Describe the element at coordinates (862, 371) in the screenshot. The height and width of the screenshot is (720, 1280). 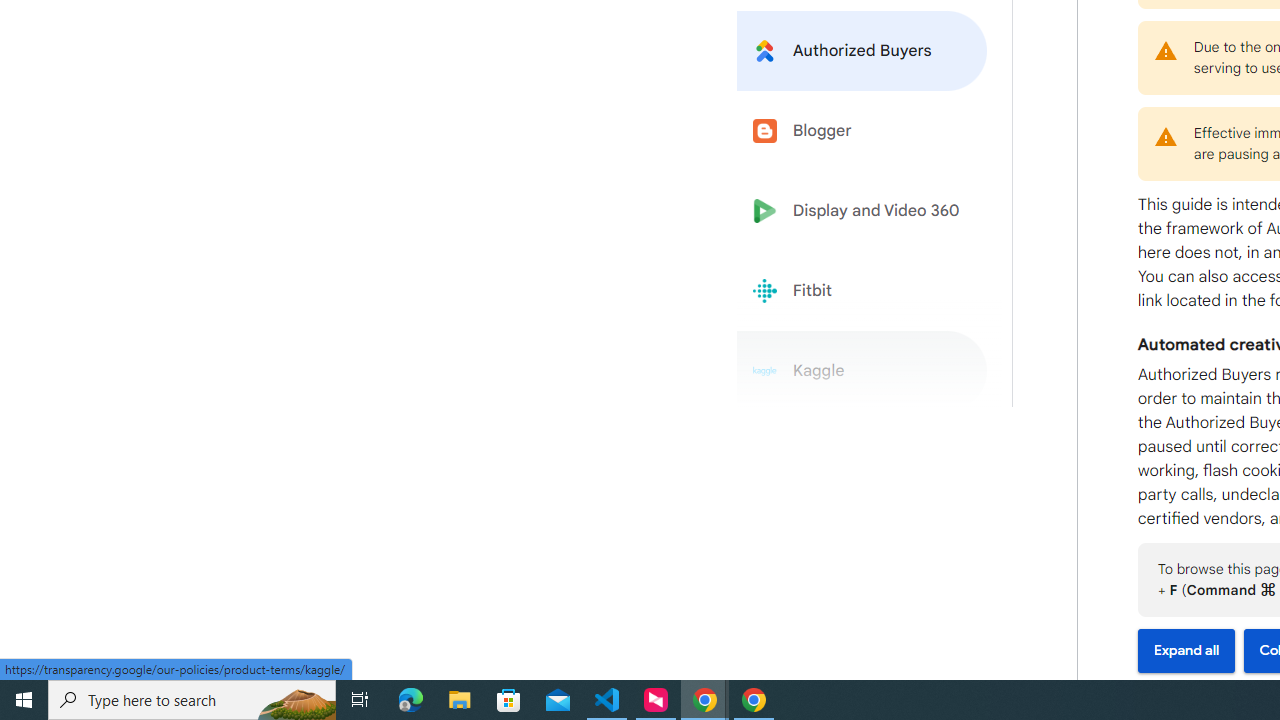
I see `'Kaggle'` at that location.